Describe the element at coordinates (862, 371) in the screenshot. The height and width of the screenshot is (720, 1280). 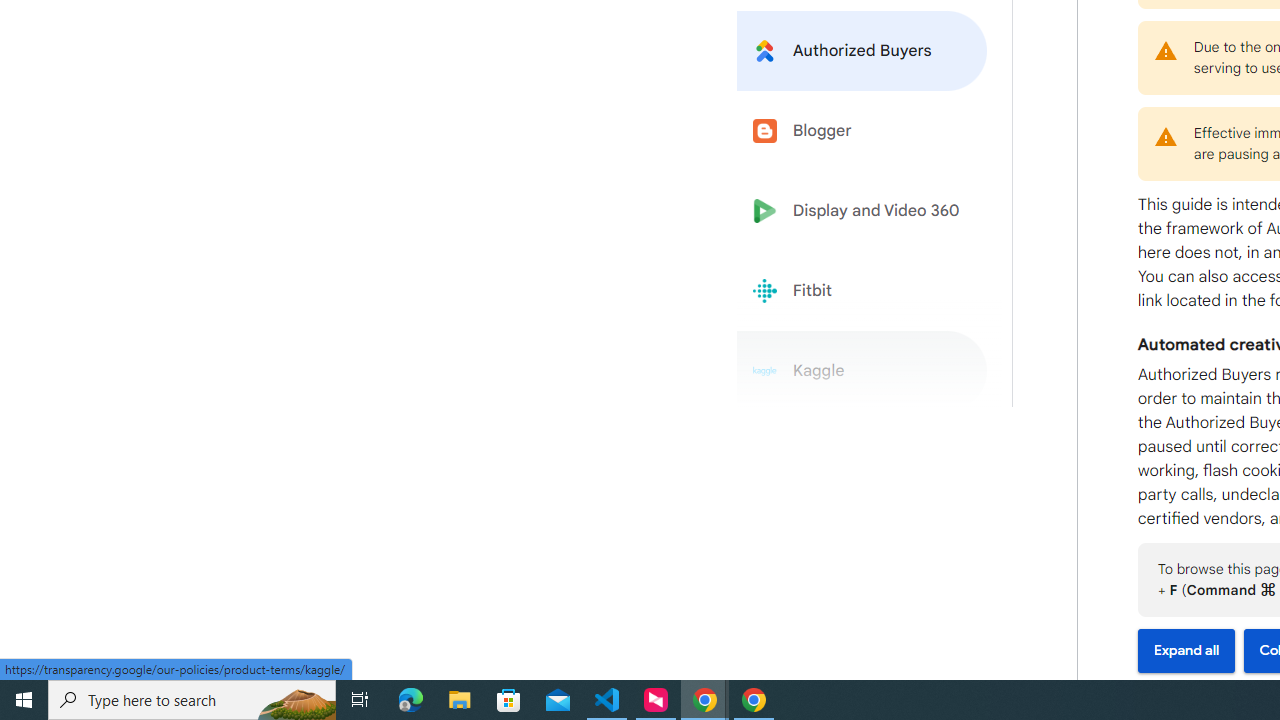
I see `'Kaggle'` at that location.